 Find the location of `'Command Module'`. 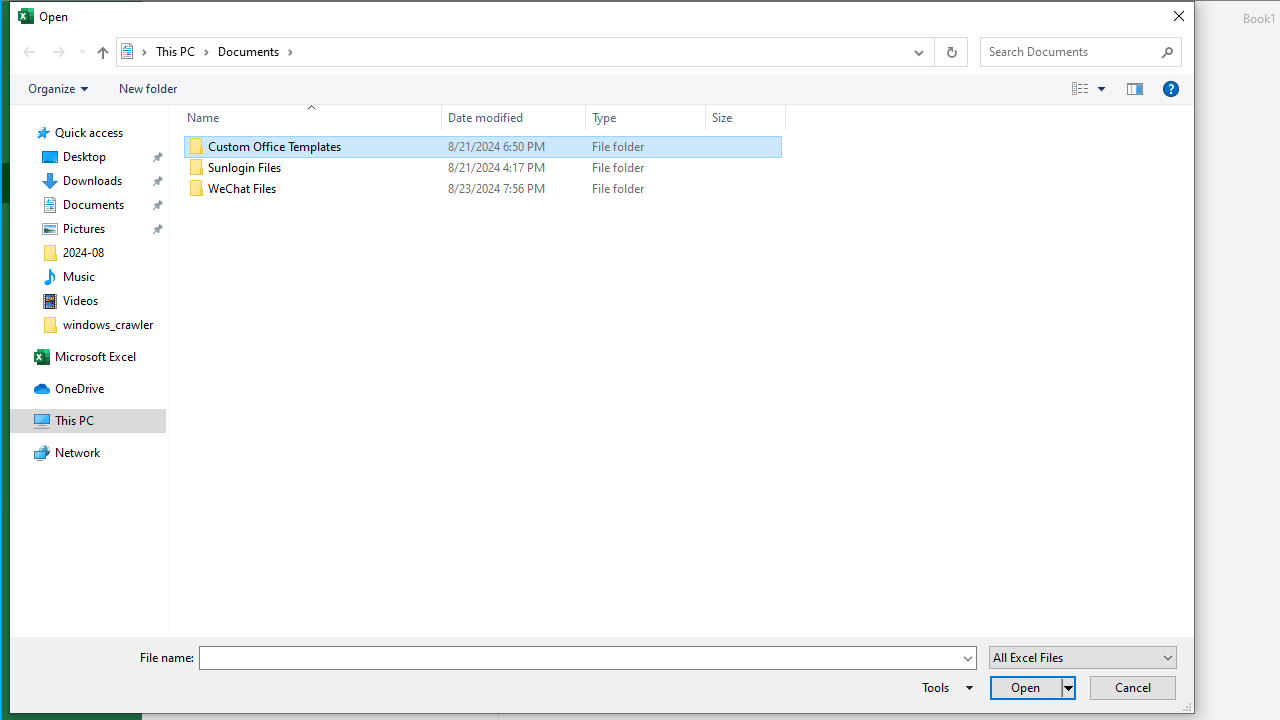

'Command Module' is located at coordinates (601, 88).